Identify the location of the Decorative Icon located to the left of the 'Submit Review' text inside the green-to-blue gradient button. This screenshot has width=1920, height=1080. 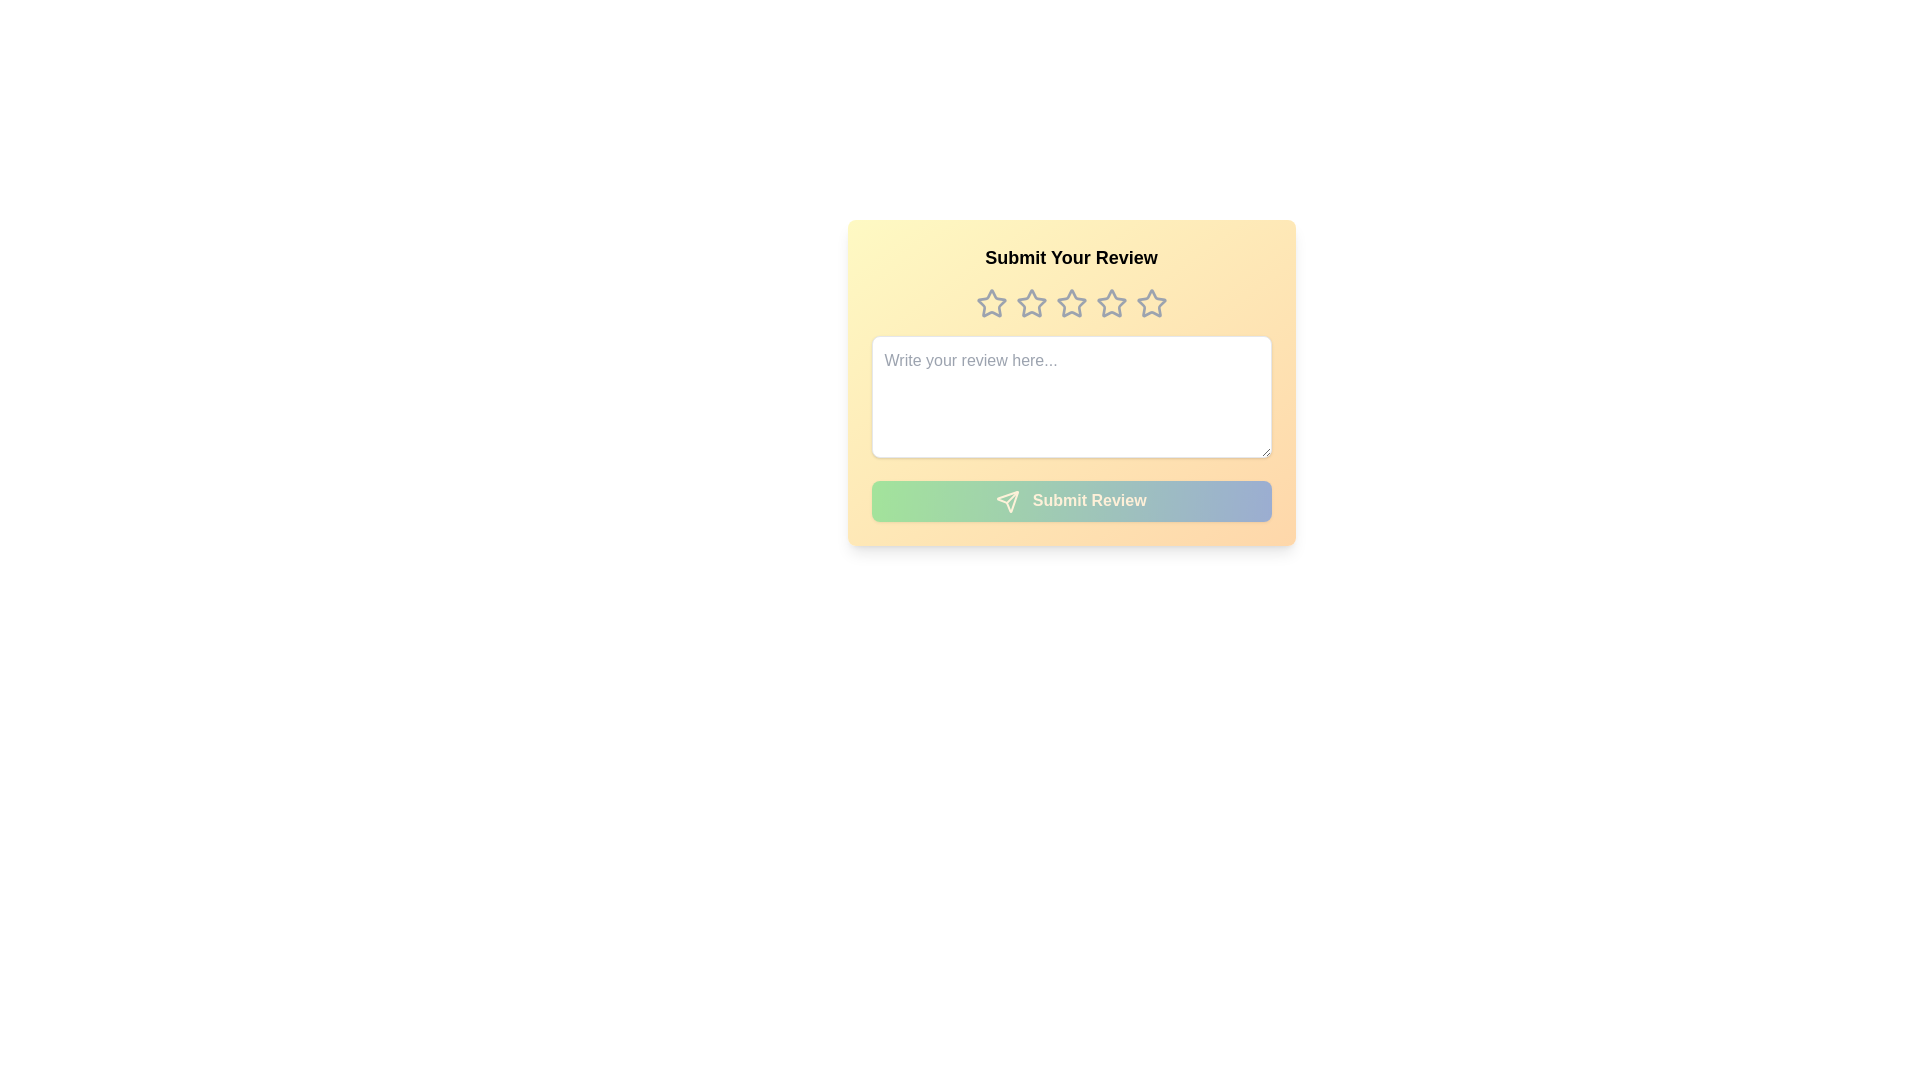
(1008, 500).